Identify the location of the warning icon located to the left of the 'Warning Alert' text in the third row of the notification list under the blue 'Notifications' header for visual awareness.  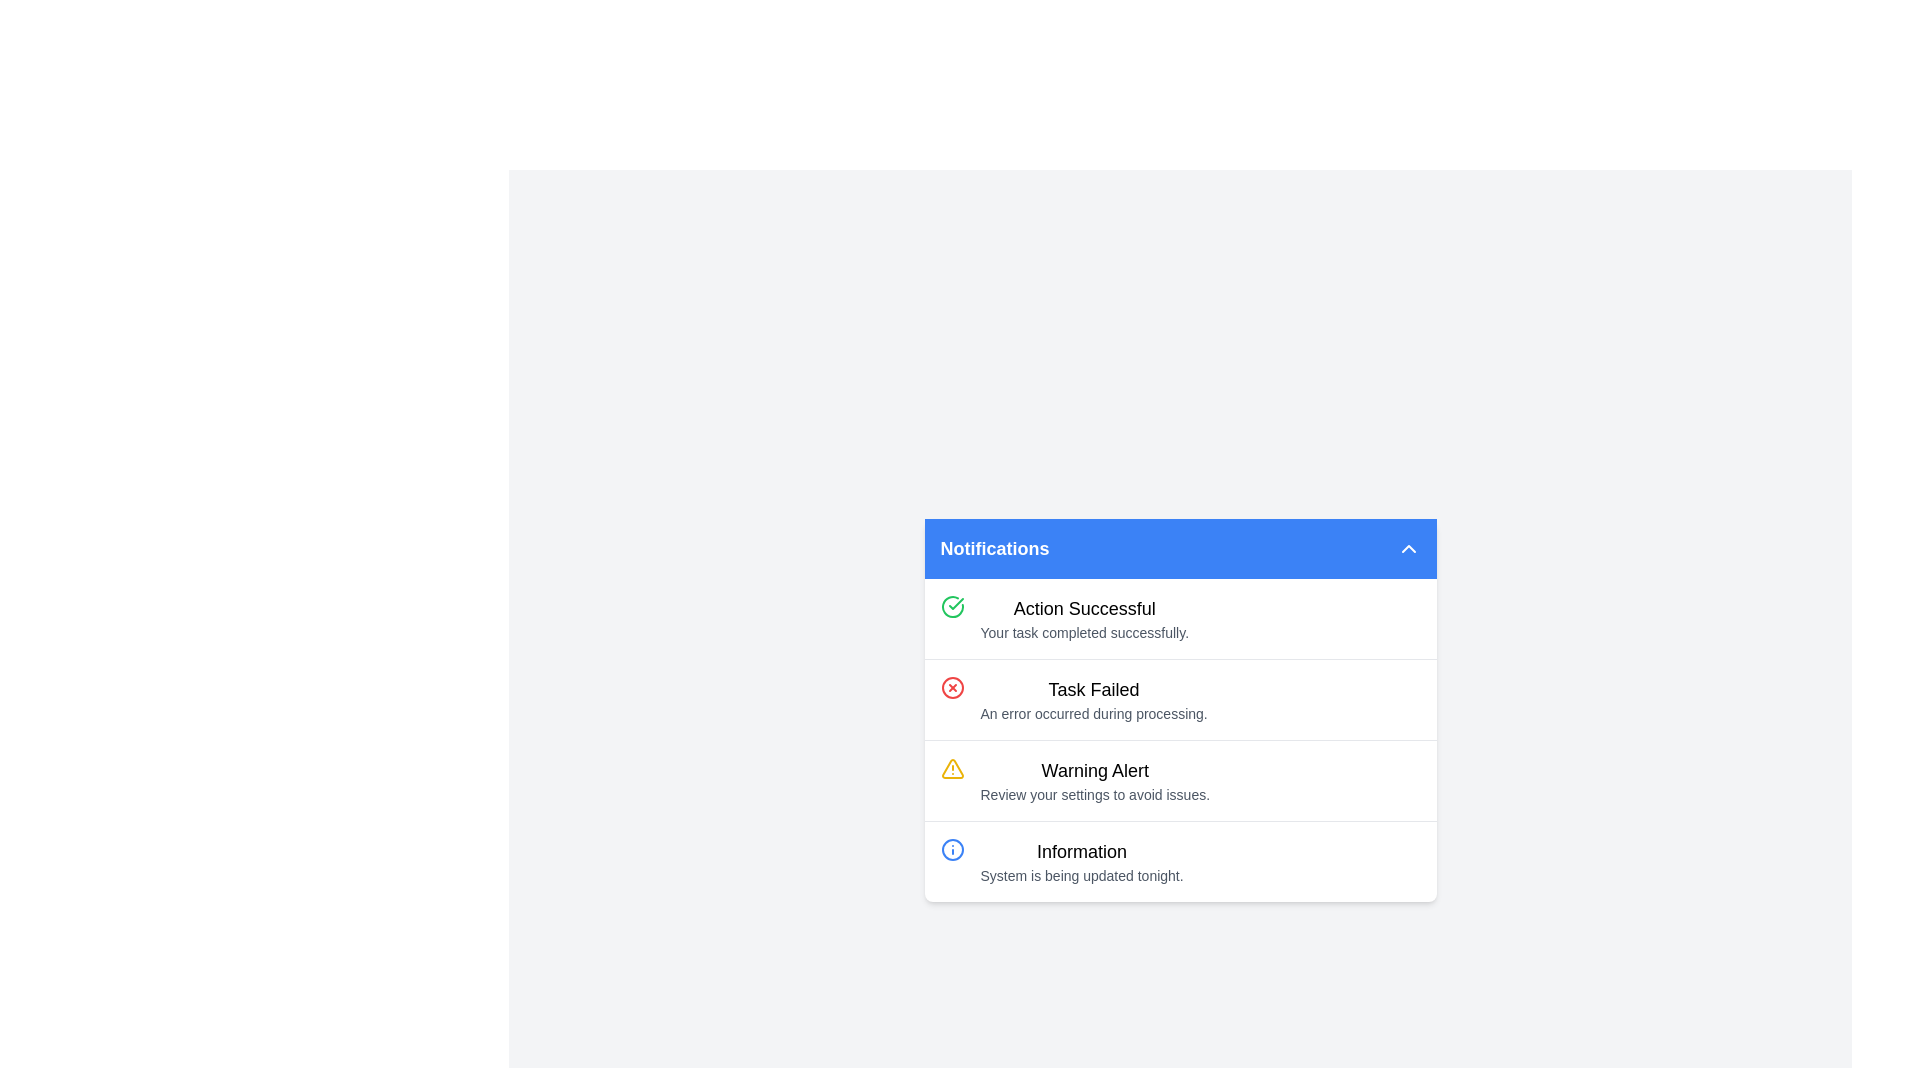
(951, 767).